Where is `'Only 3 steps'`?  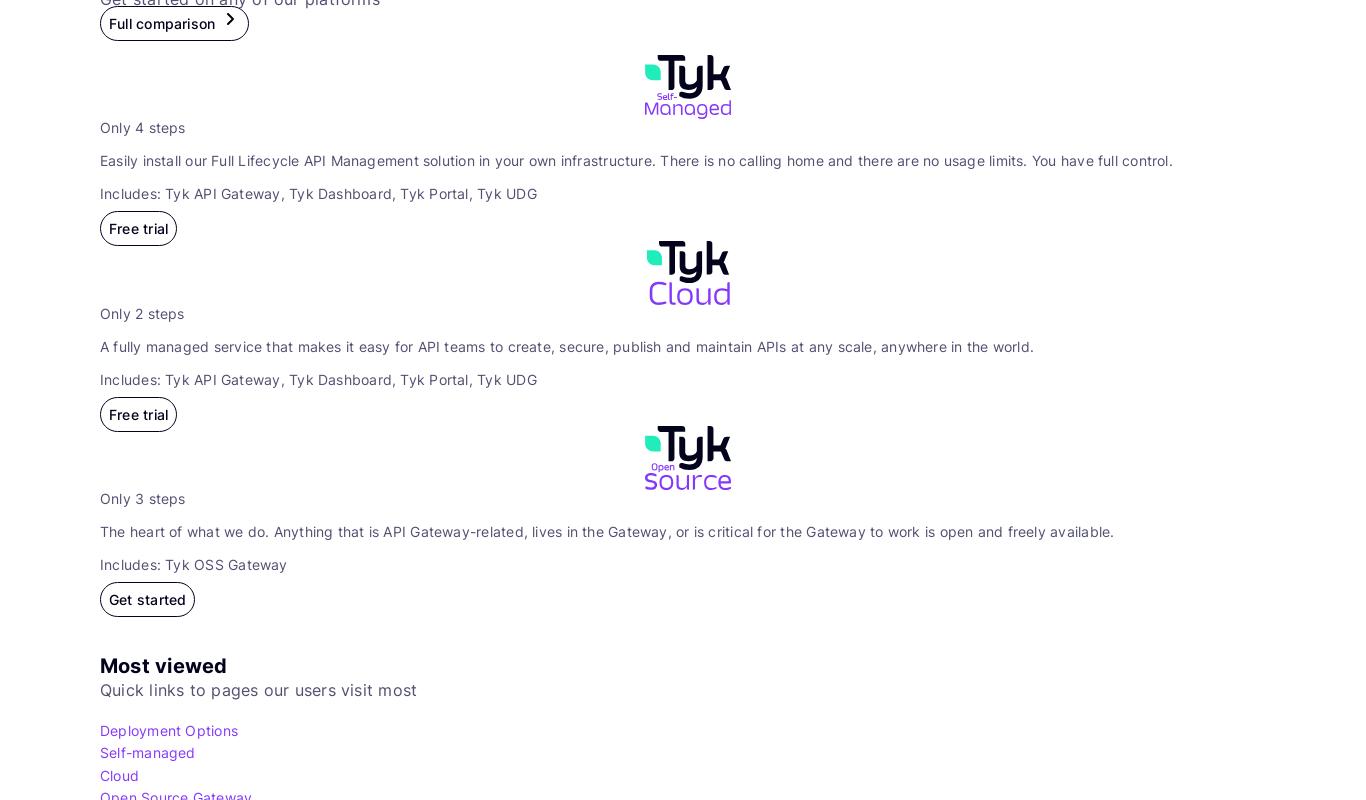
'Only 3 steps' is located at coordinates (141, 498).